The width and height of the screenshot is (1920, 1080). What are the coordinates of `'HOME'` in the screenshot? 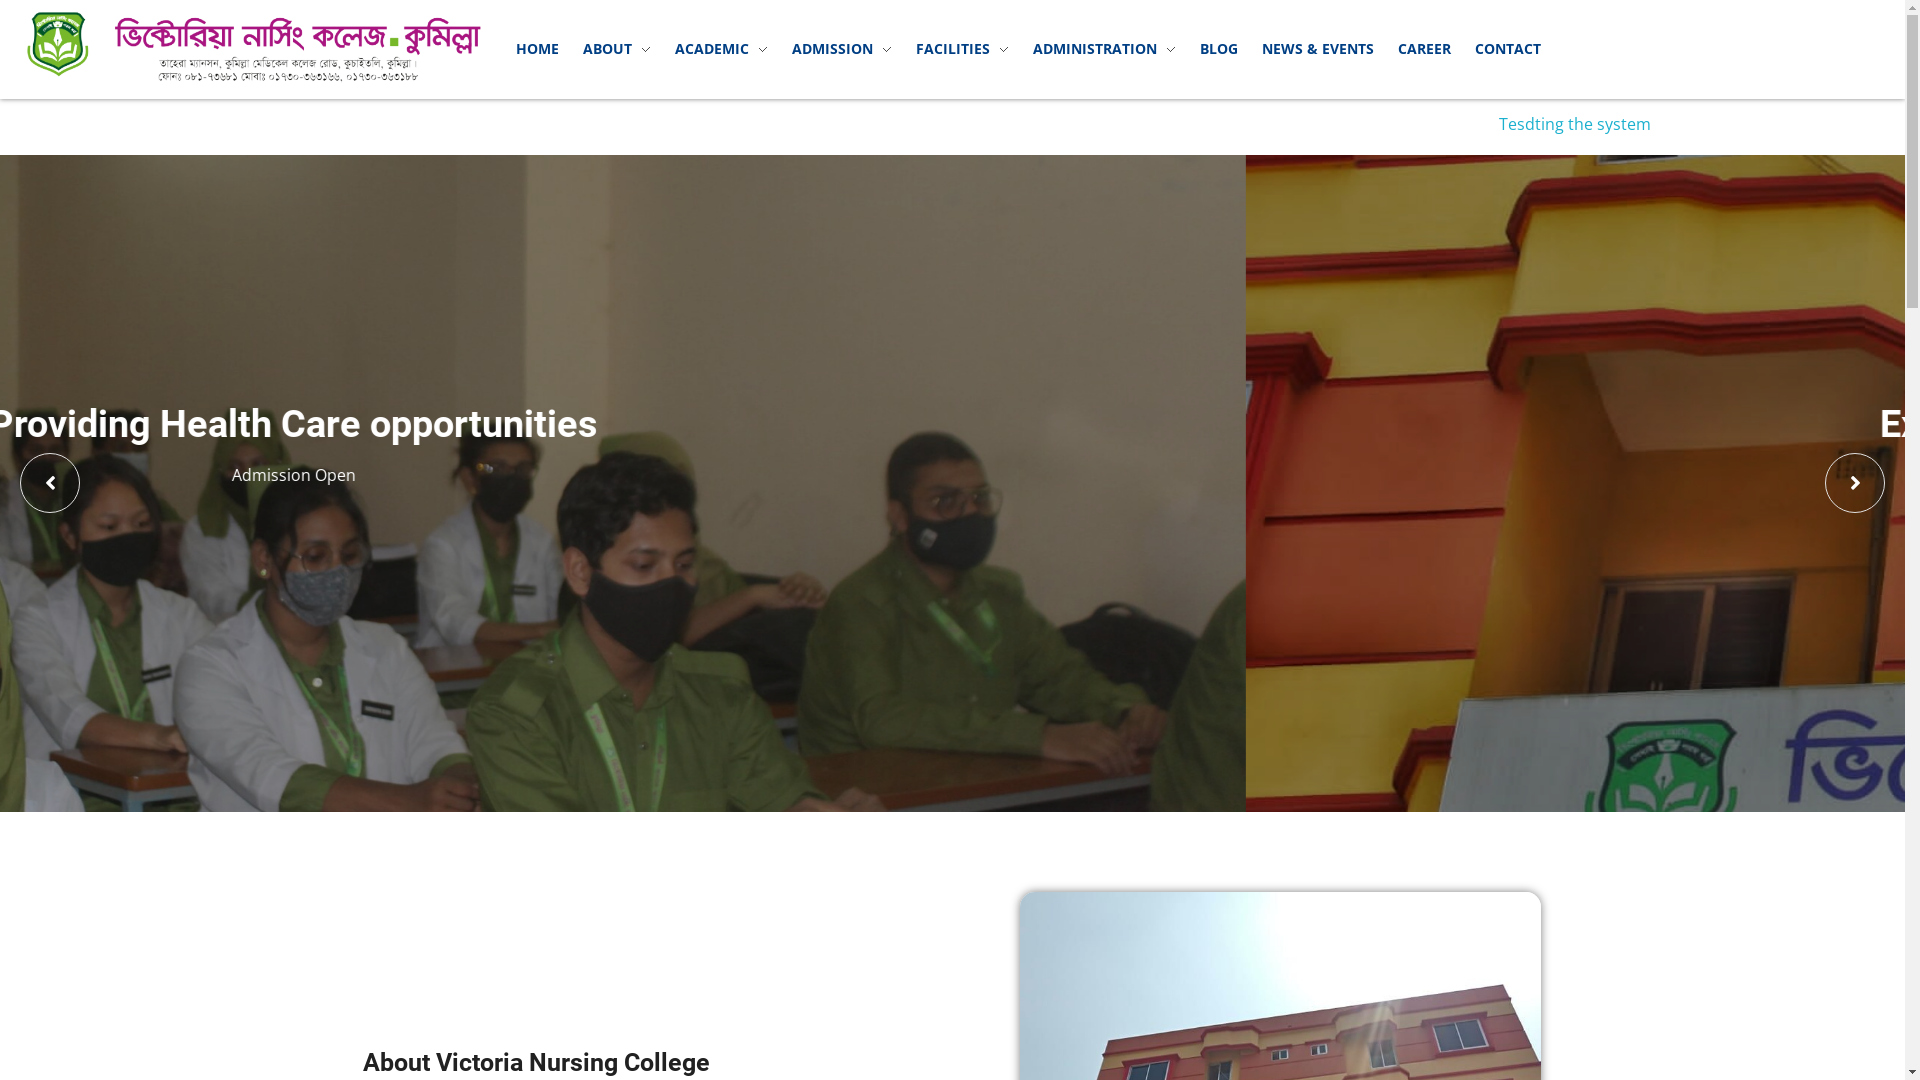 It's located at (537, 48).